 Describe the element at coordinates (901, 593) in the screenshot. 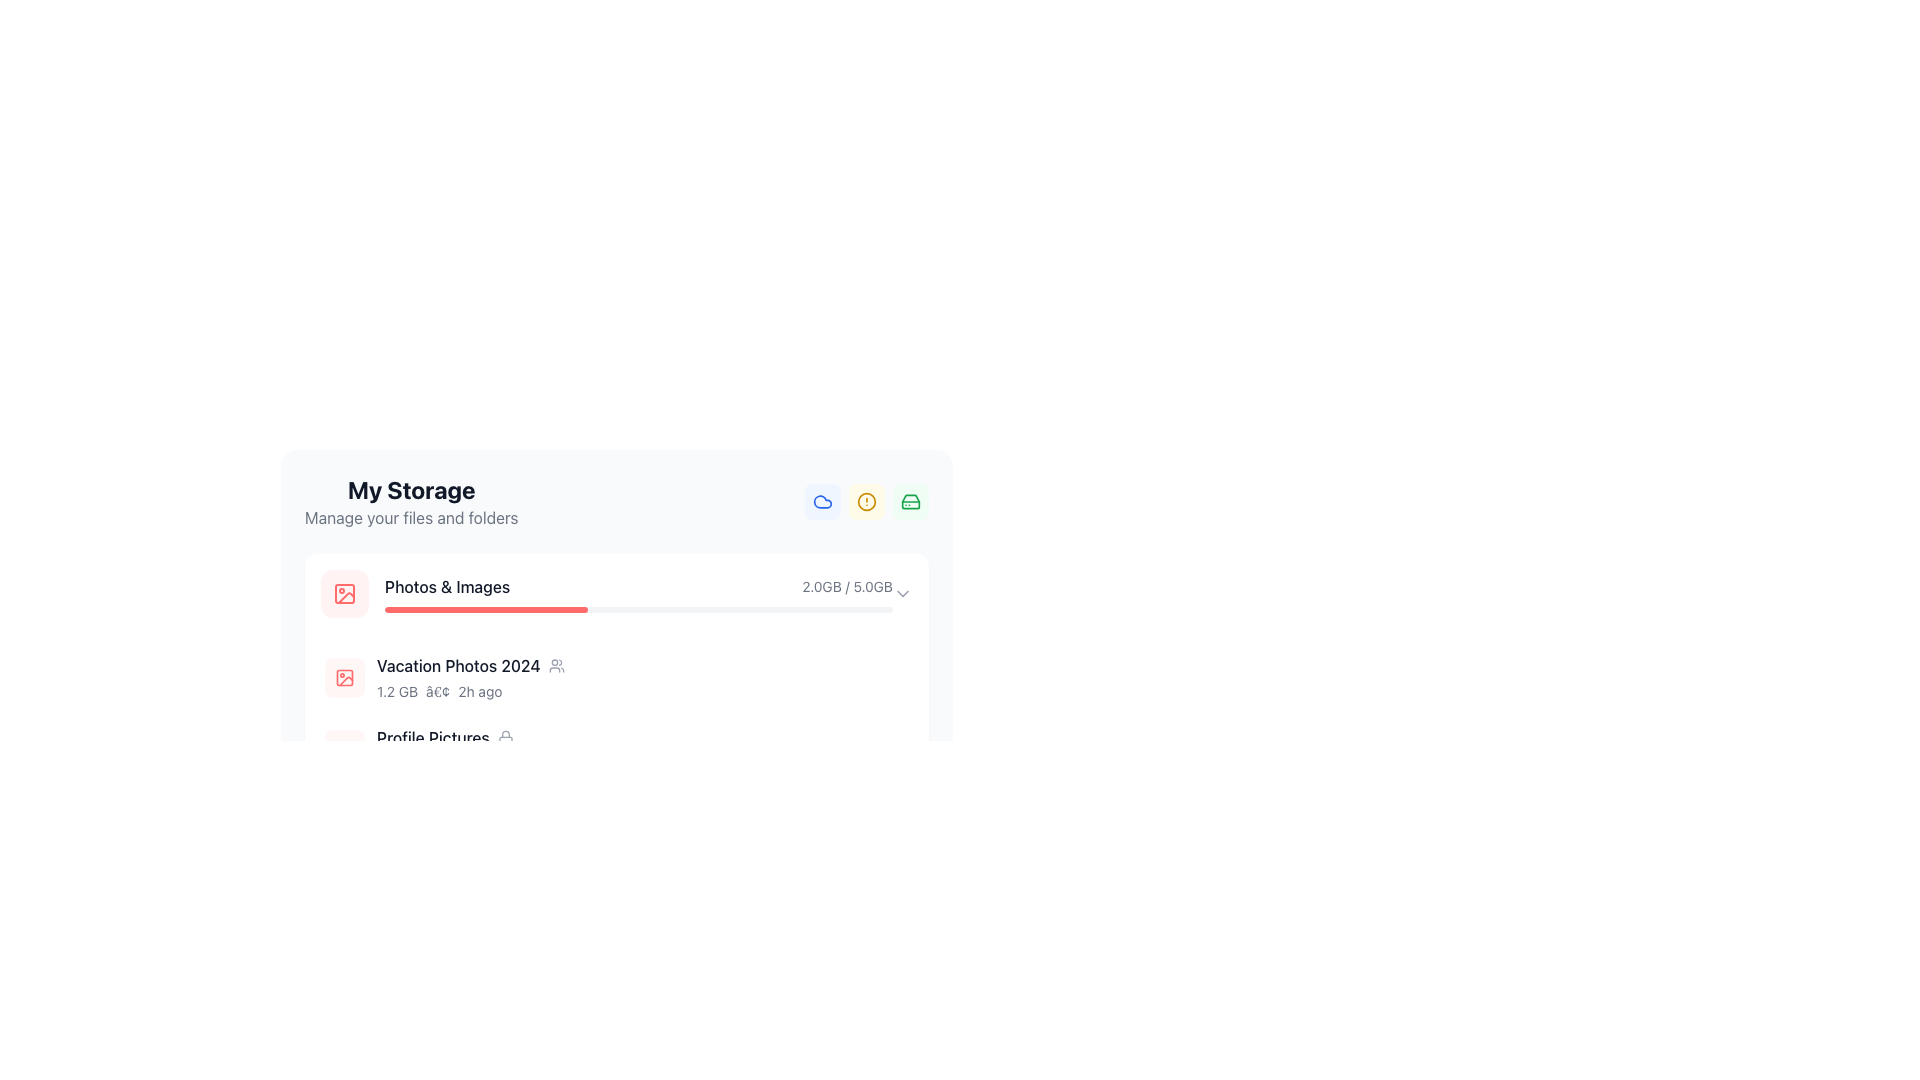

I see `the Chevron Right icon at the far right of the 'Photos & Images' row` at that location.